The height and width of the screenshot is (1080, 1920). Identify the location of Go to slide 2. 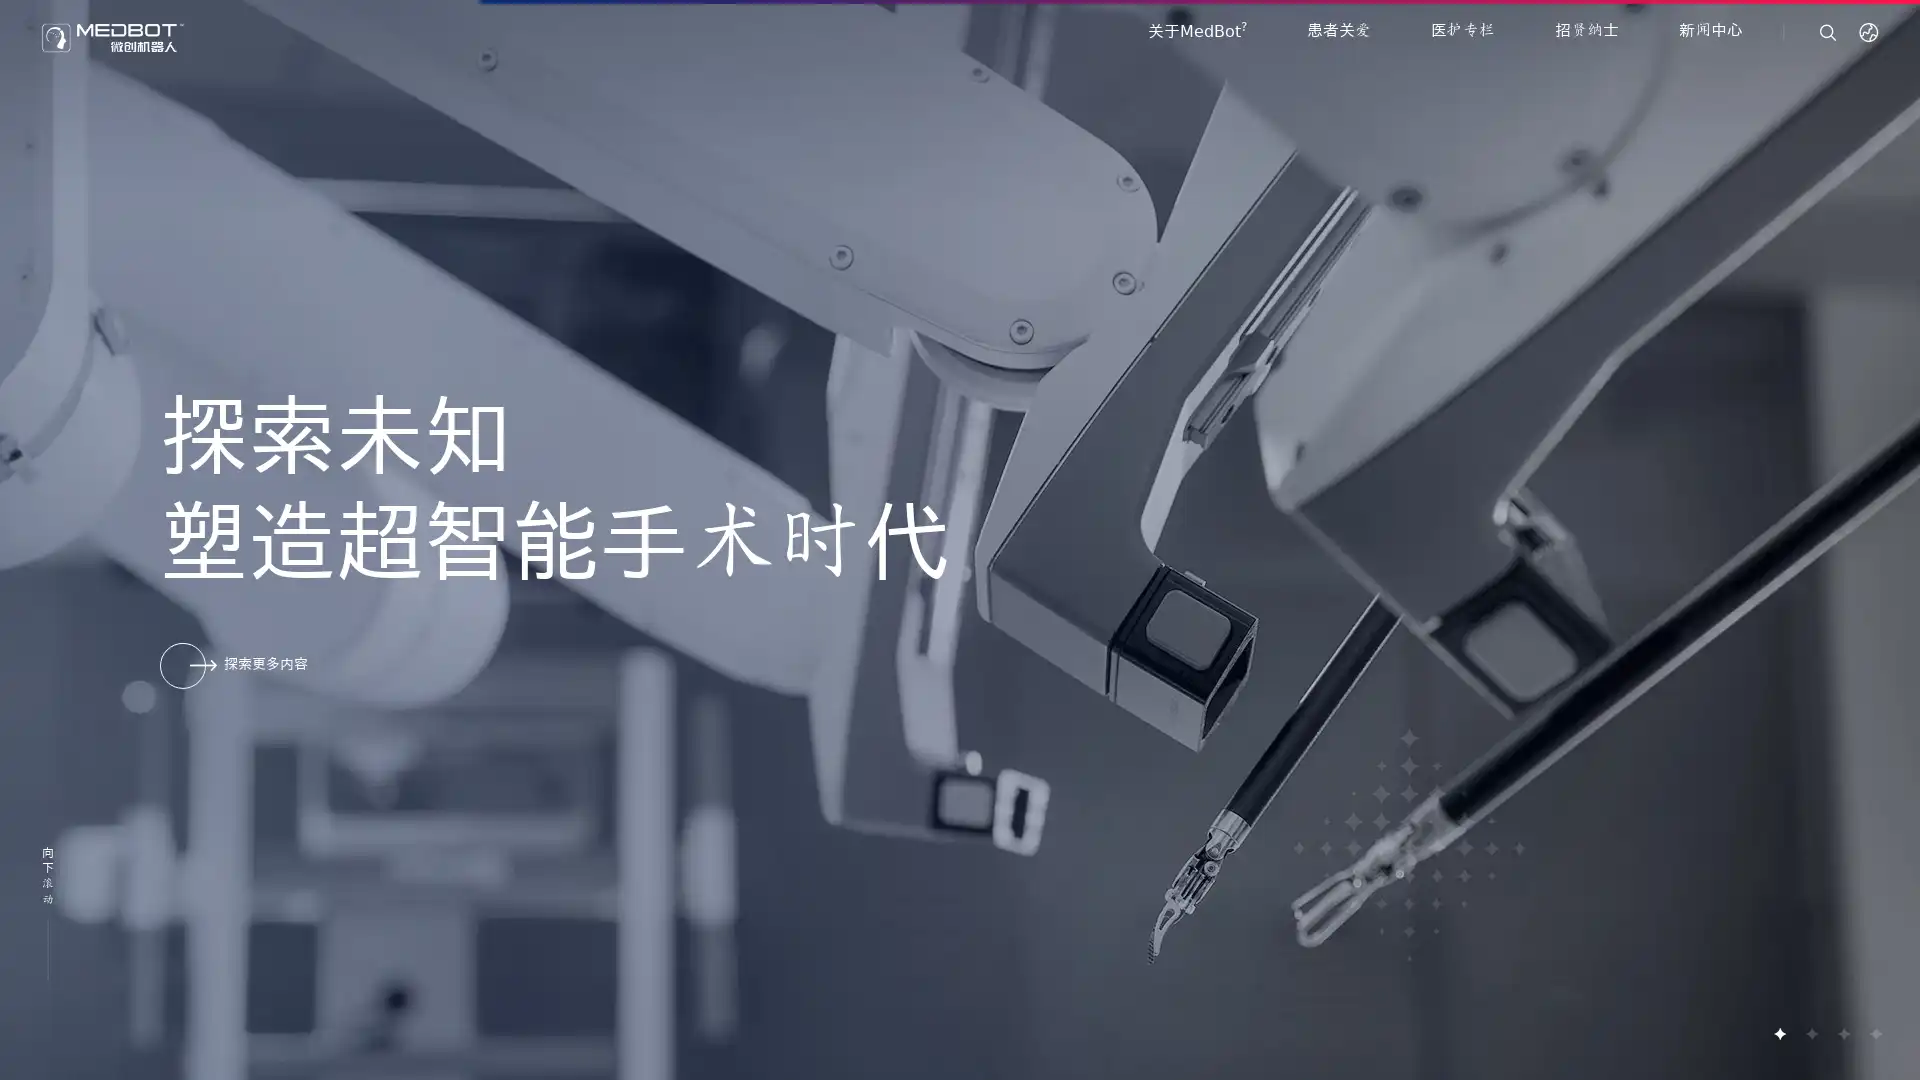
(1810, 1033).